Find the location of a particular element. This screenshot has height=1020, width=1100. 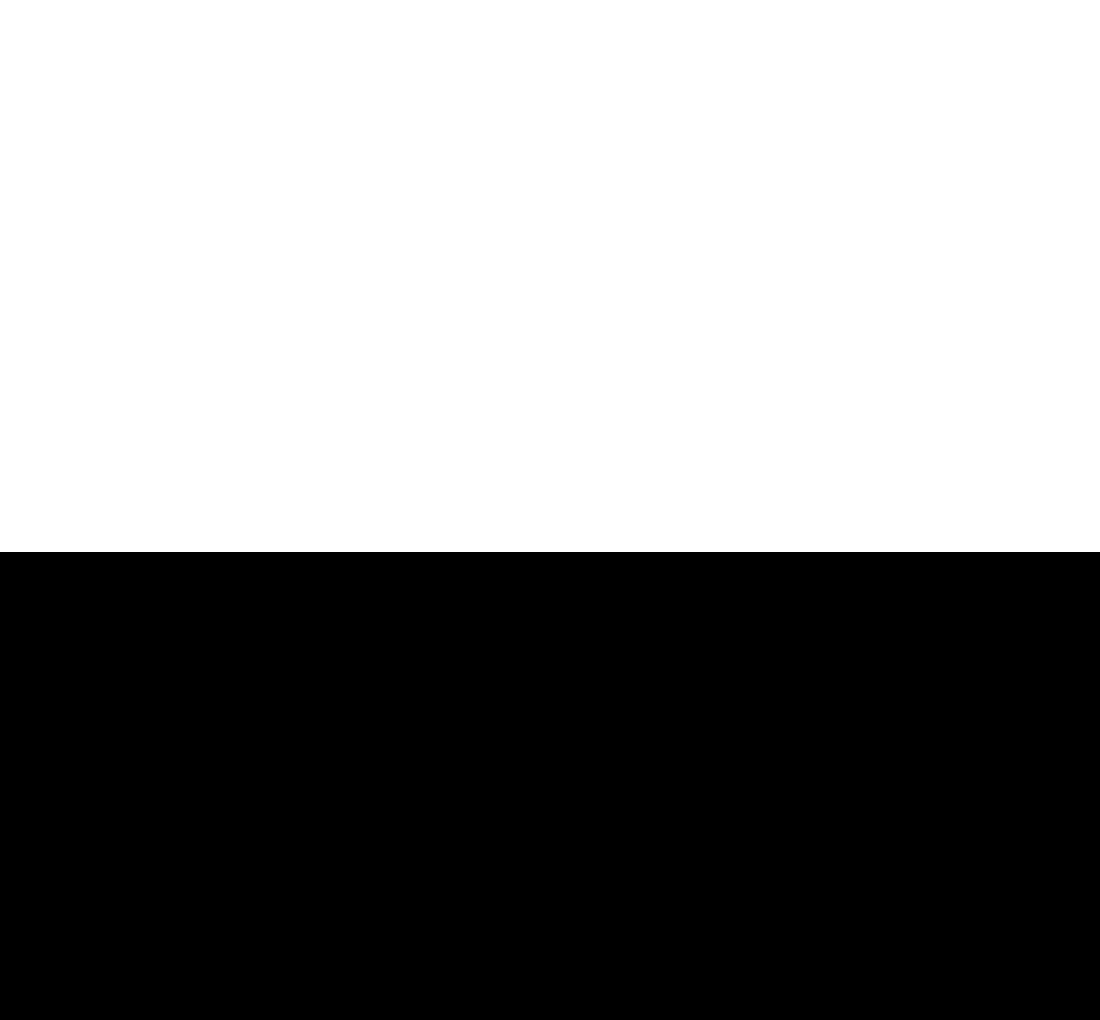

'The heart of tech' is located at coordinates (128, 686).